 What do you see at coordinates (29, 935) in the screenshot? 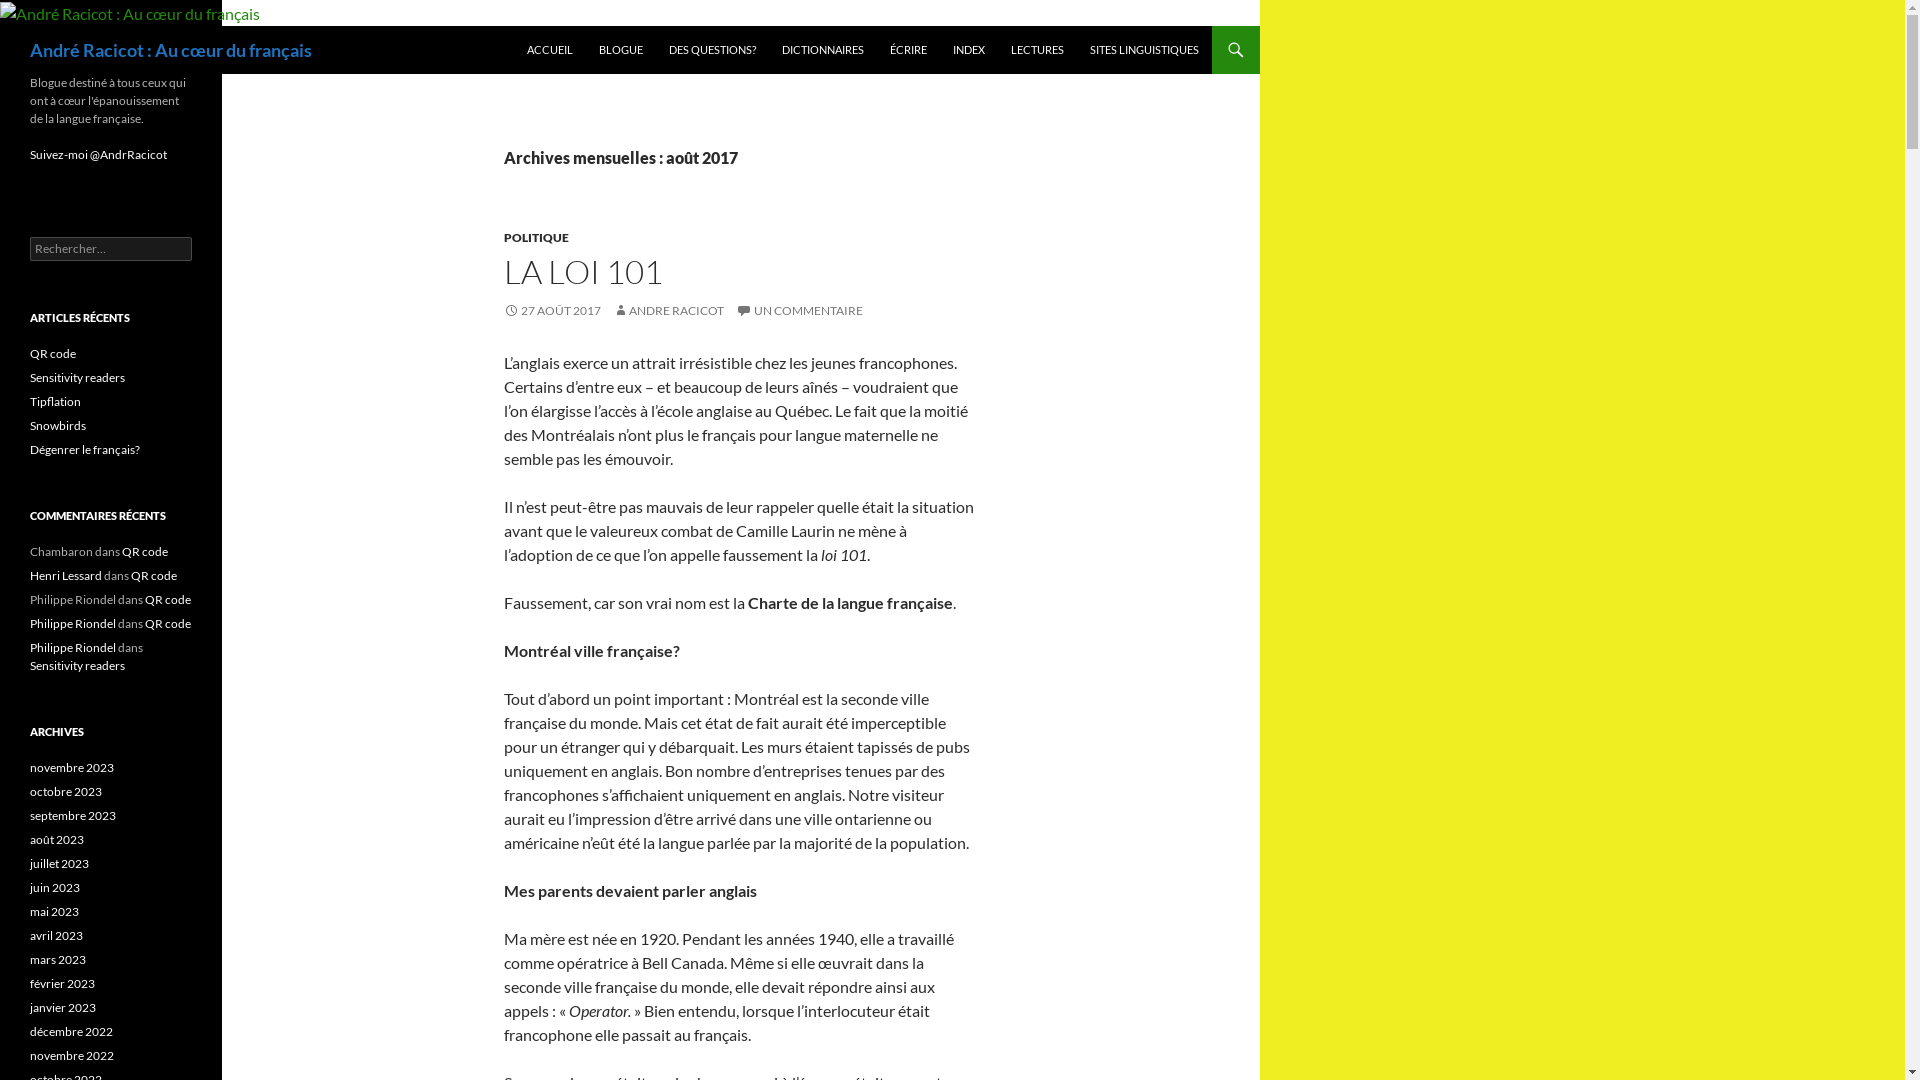
I see `'avril 2023'` at bounding box center [29, 935].